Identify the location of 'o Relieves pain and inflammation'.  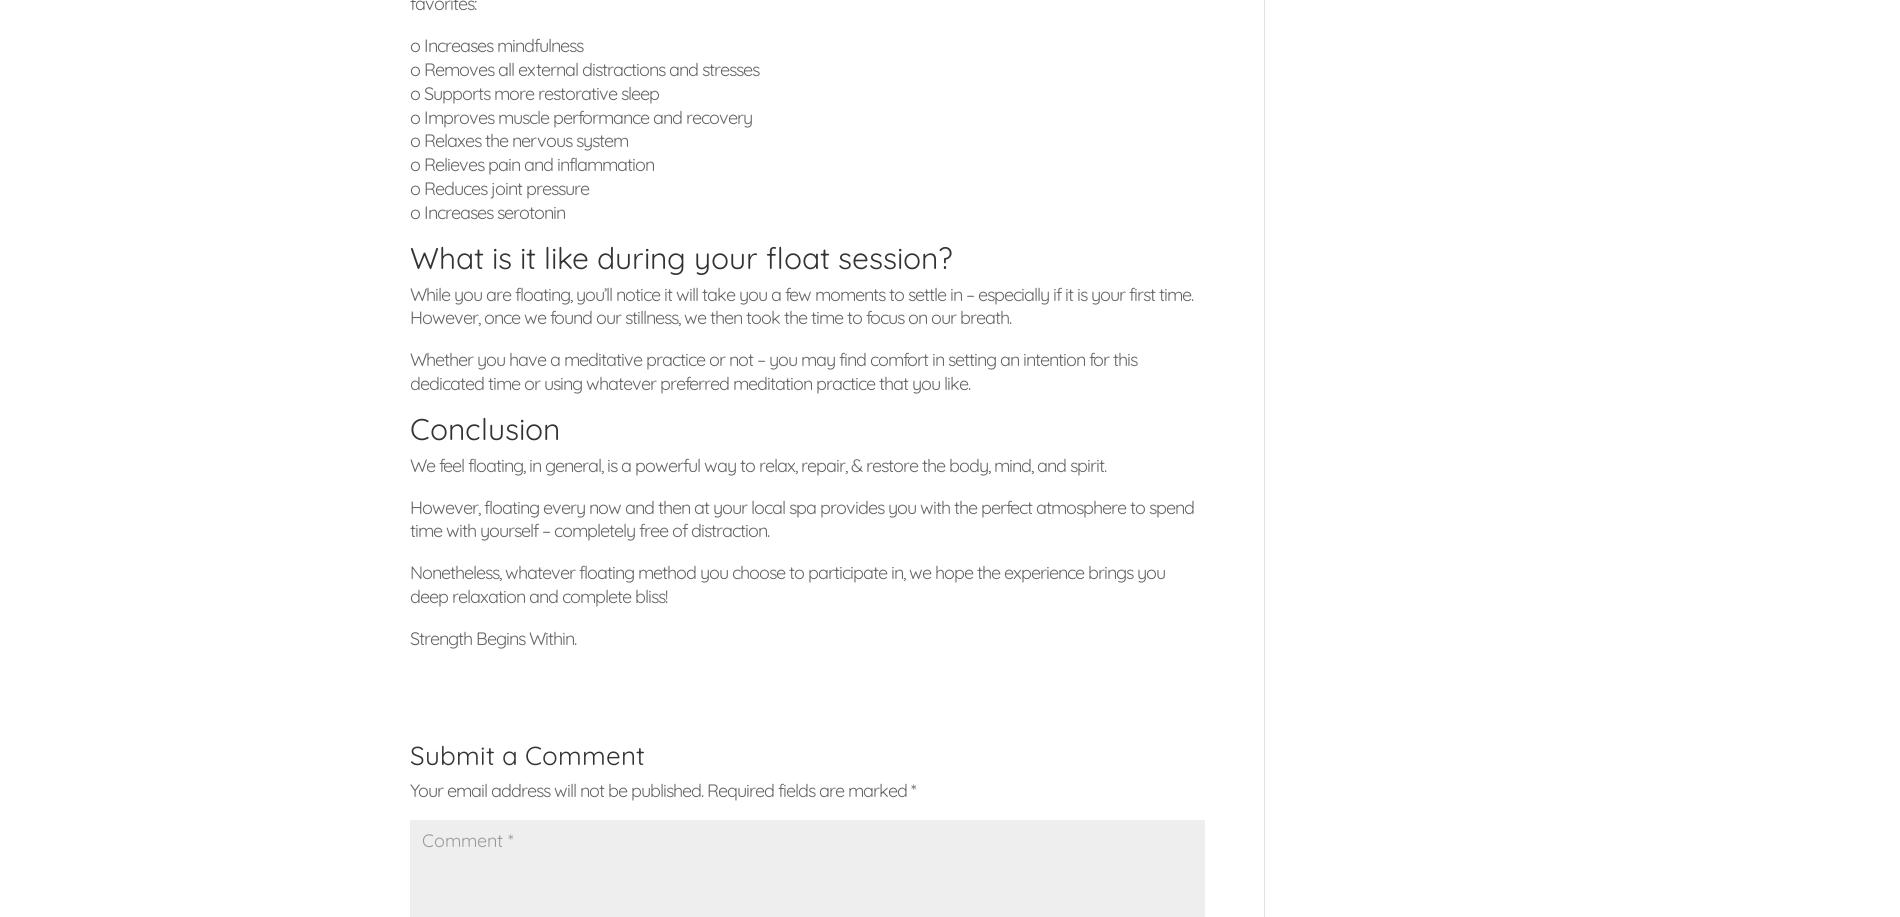
(409, 164).